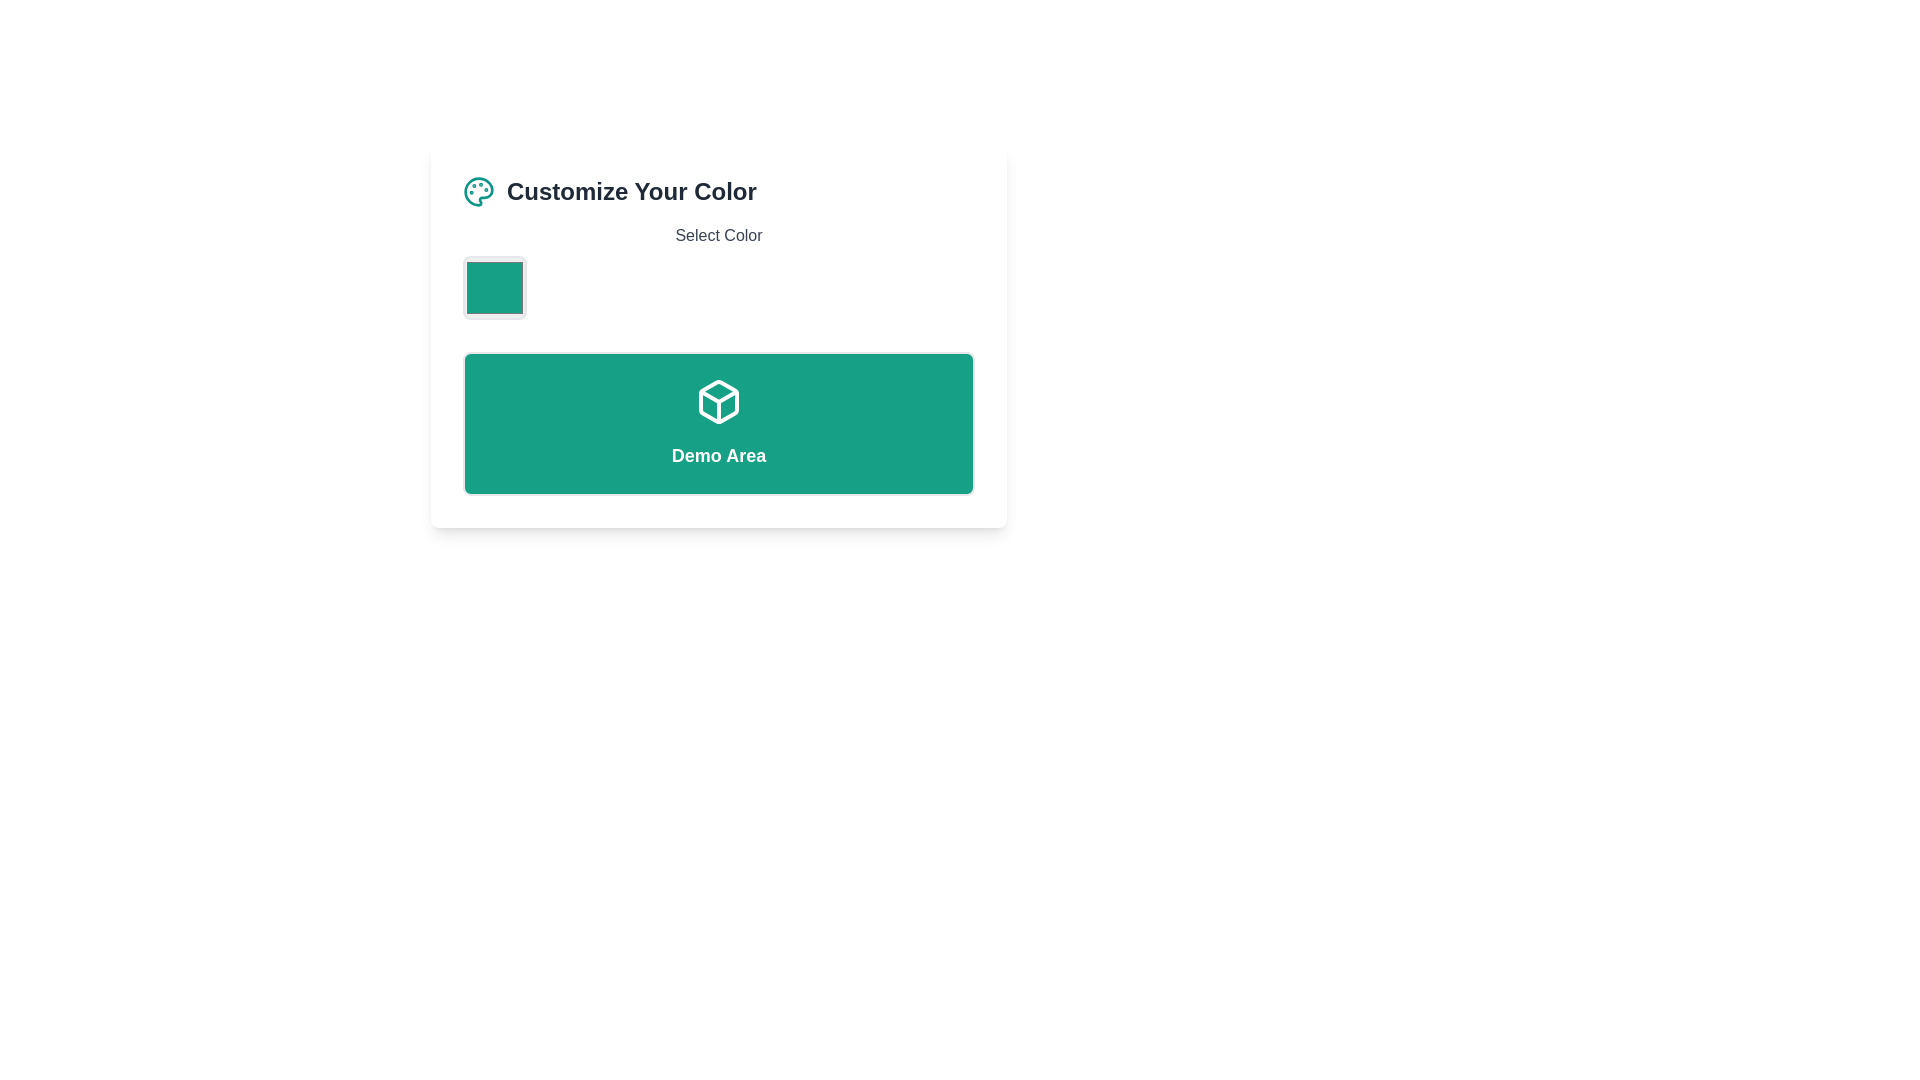 Image resolution: width=1920 pixels, height=1080 pixels. Describe the element at coordinates (494, 288) in the screenshot. I see `the Color picker input element` at that location.